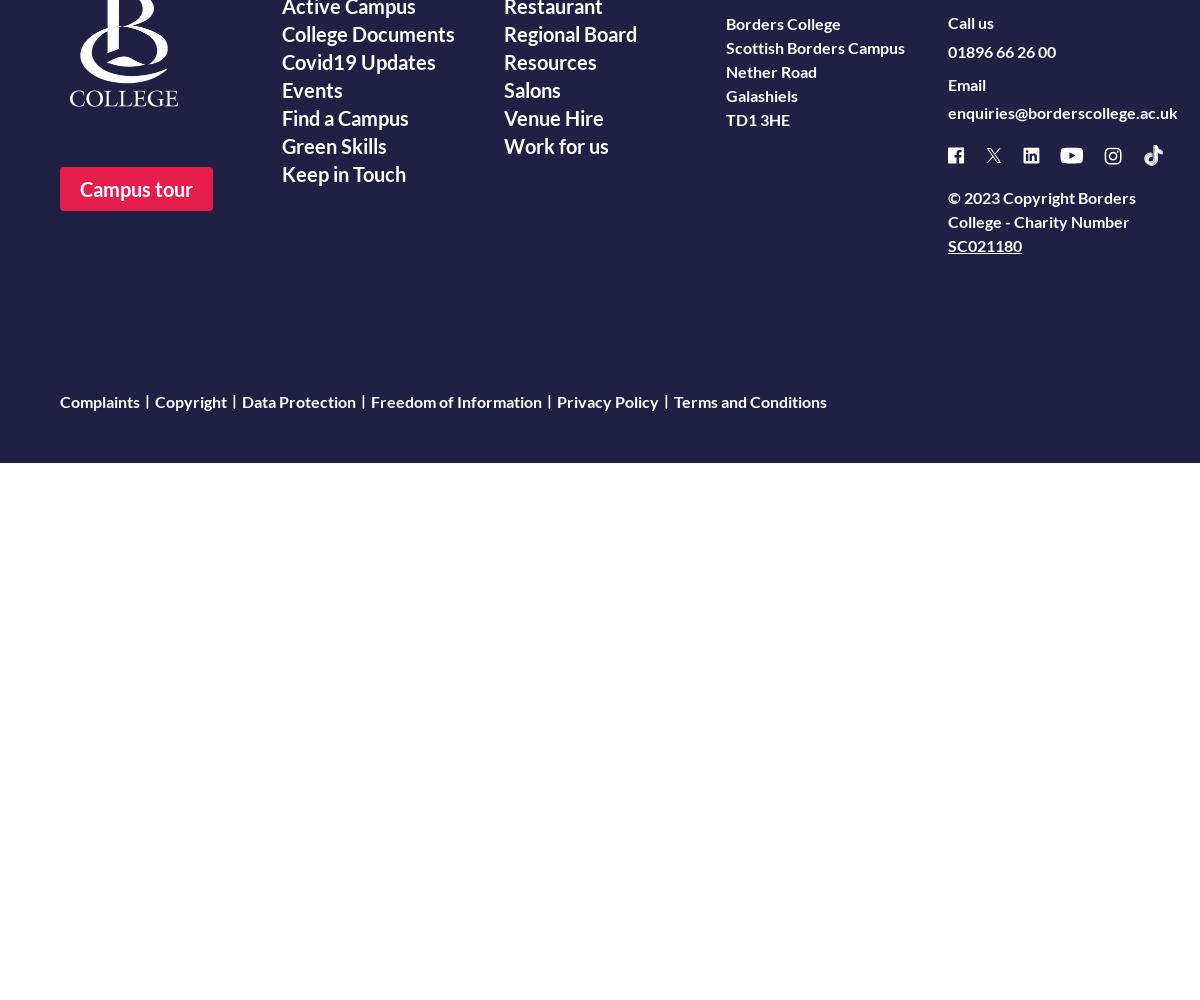 The width and height of the screenshot is (1200, 1000). I want to click on 'Resources', so click(503, 62).